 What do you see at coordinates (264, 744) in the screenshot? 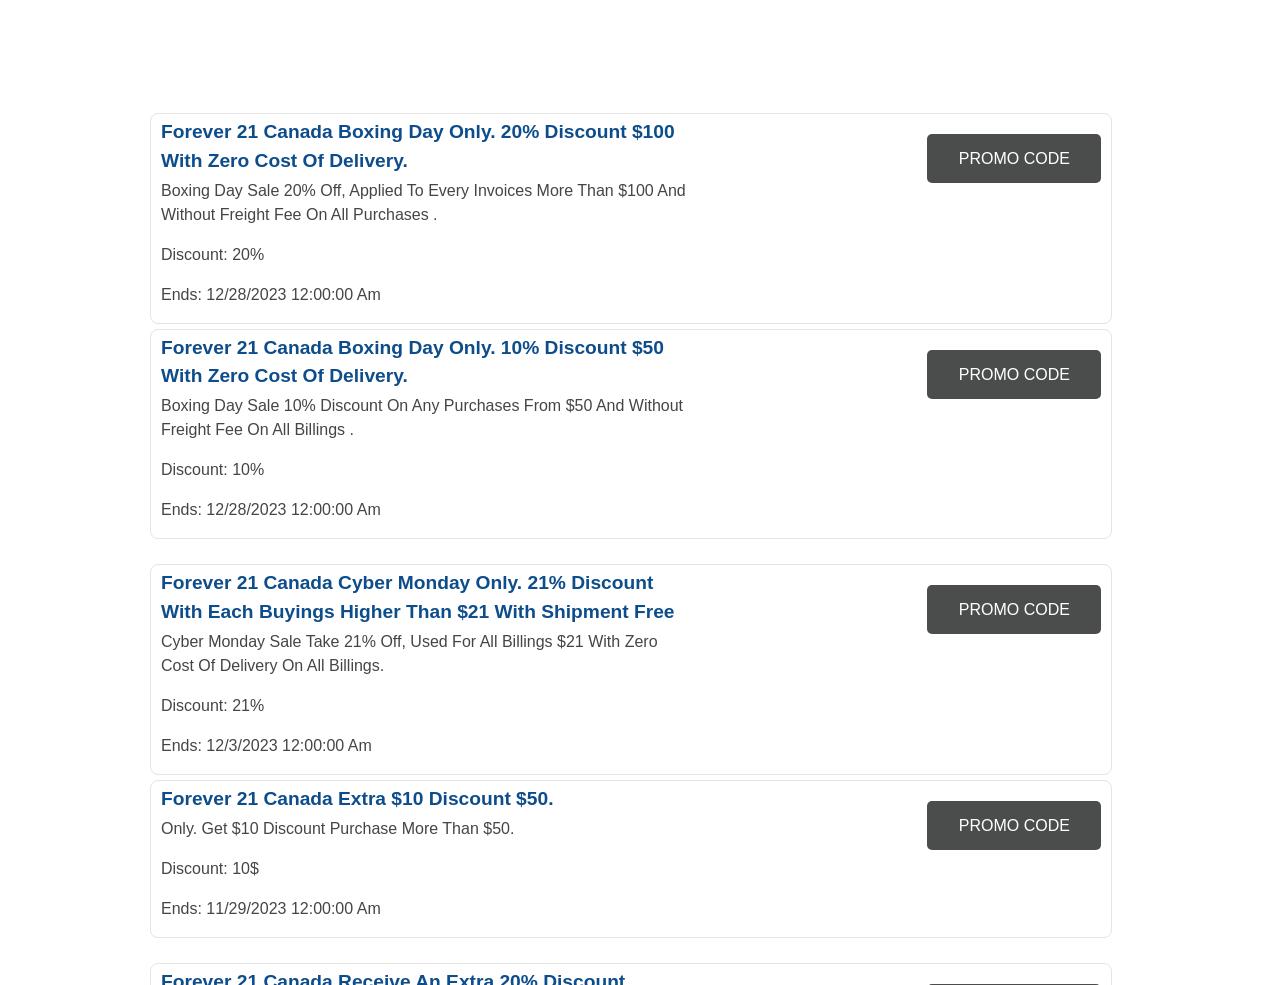
I see `'Ends: 12/3/2023 12:00:00 Am'` at bounding box center [264, 744].